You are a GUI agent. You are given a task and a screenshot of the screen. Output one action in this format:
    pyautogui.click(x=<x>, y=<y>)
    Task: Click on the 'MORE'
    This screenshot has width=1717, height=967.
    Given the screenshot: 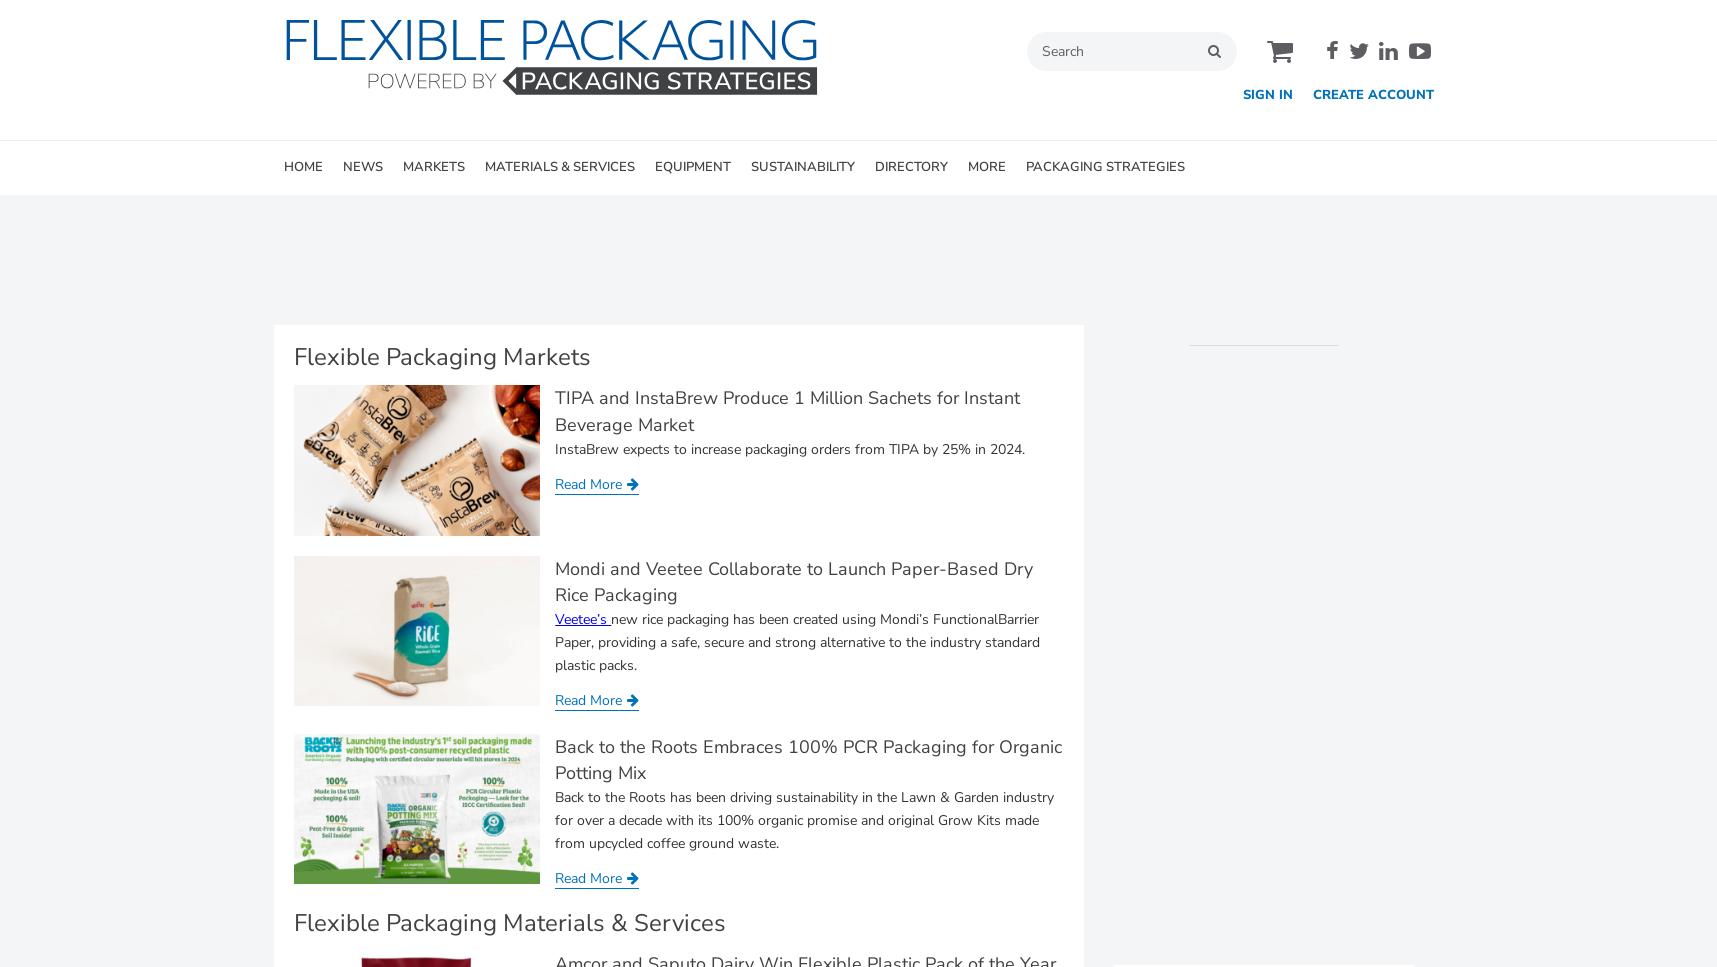 What is the action you would take?
    pyautogui.click(x=985, y=167)
    